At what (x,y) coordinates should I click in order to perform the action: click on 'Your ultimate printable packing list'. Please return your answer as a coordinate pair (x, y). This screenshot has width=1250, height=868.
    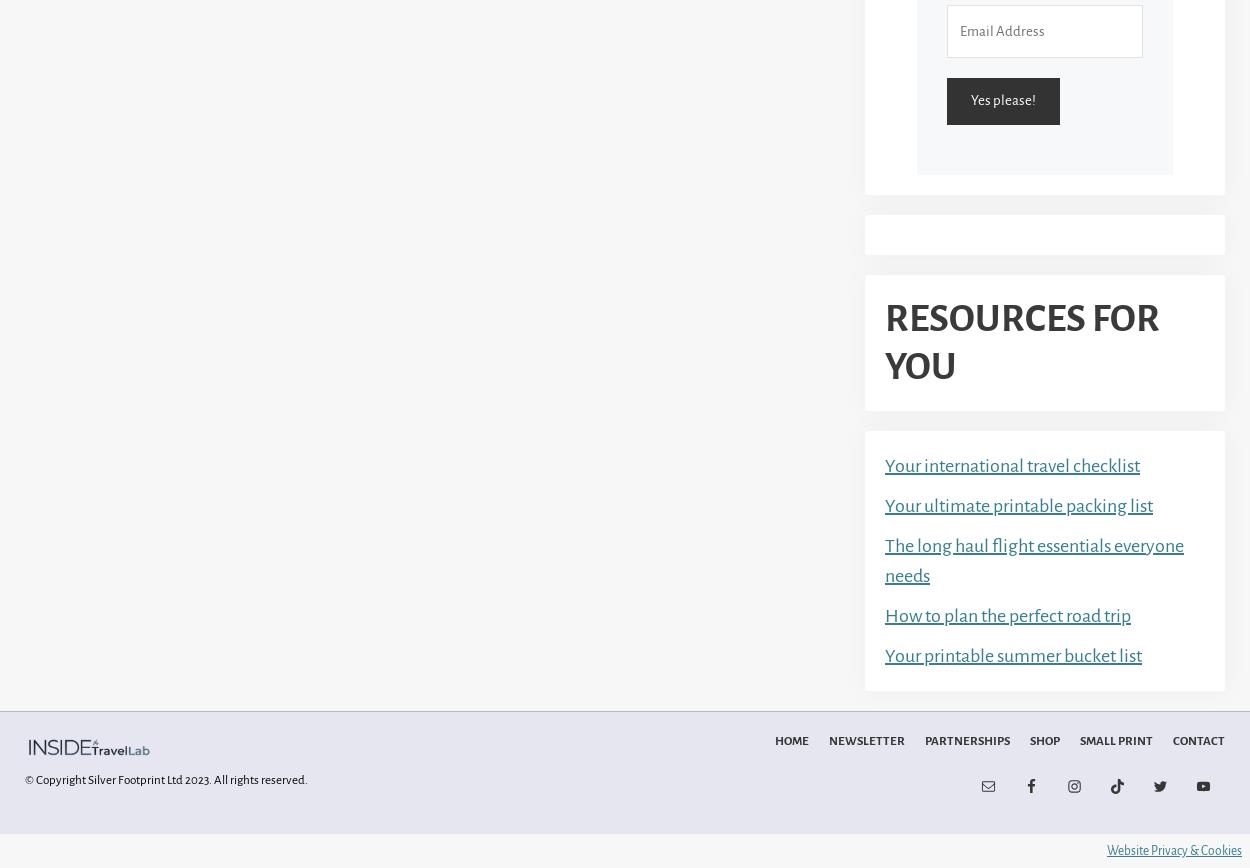
    Looking at the image, I should click on (1019, 505).